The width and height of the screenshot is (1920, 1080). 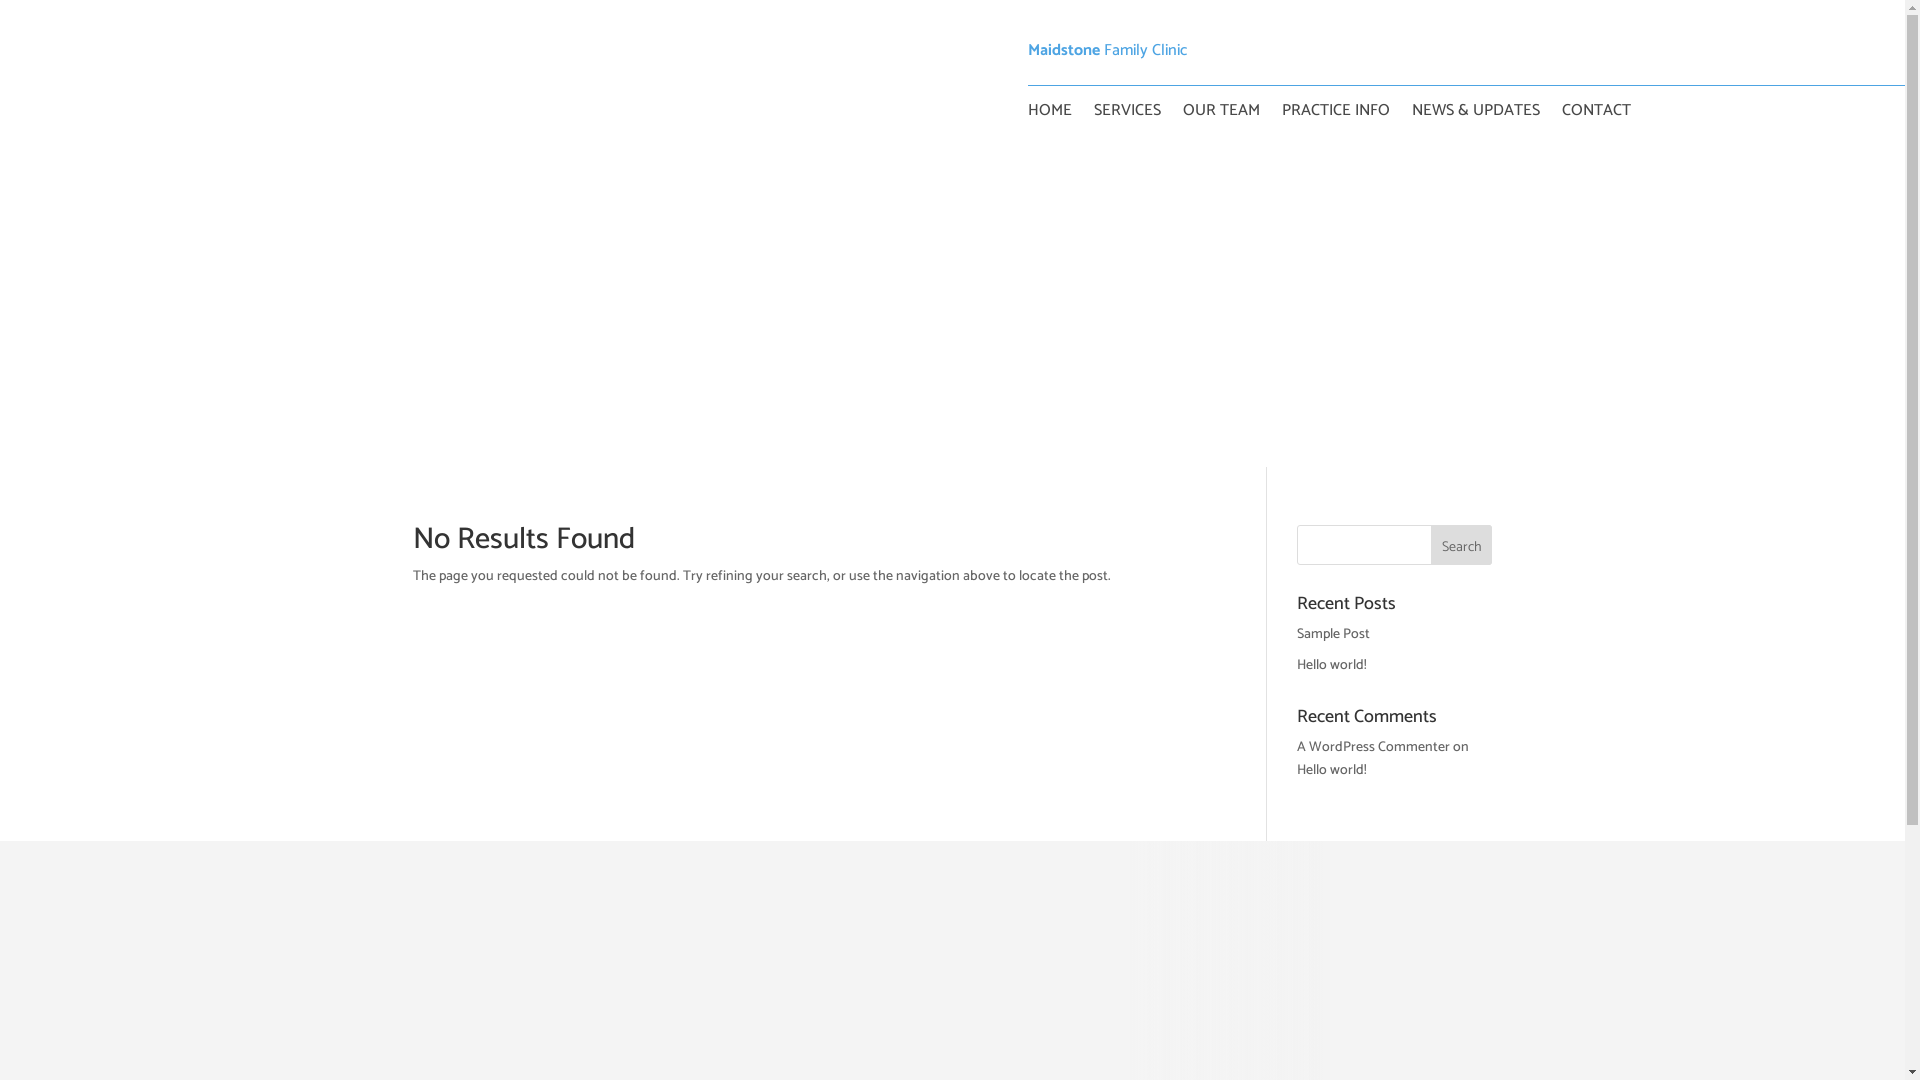 I want to click on 'A WordPress Commenter', so click(x=1372, y=747).